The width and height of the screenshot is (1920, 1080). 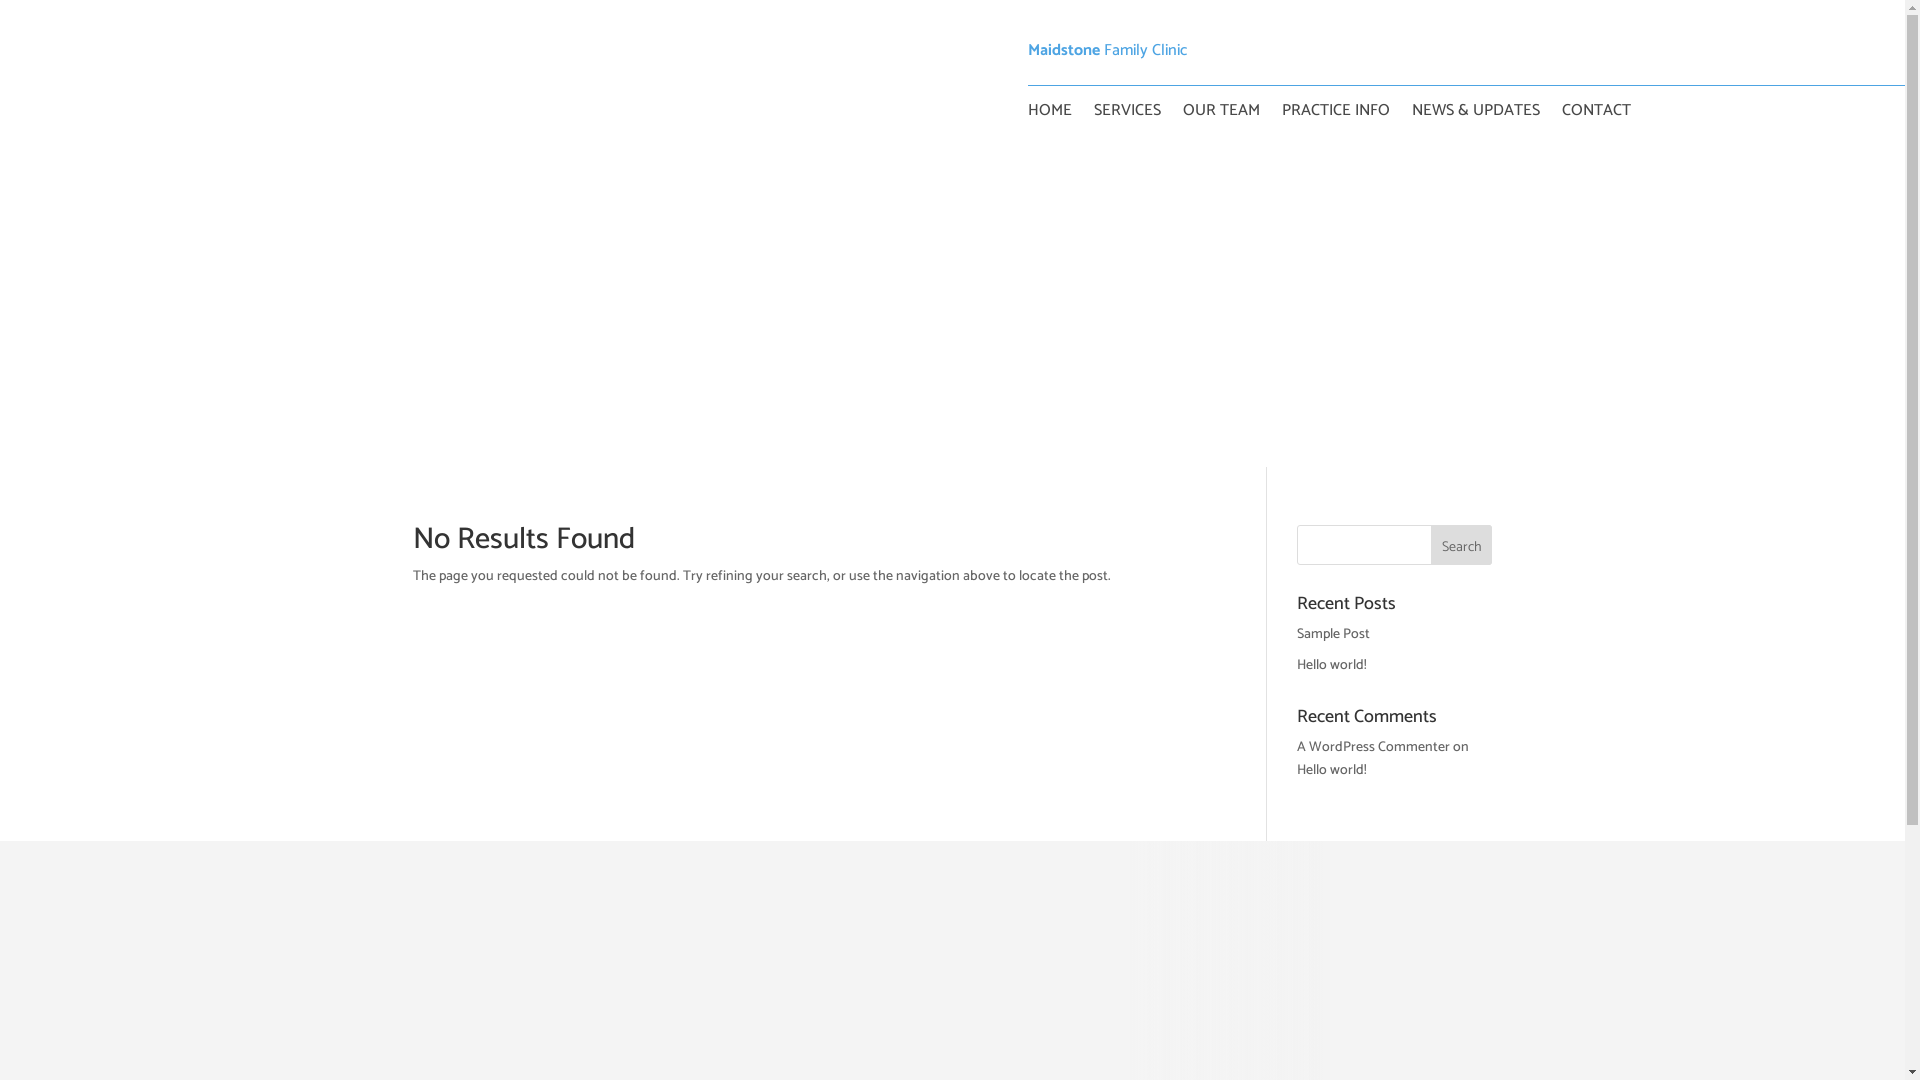 I want to click on 'A WordPress Commenter', so click(x=1372, y=747).